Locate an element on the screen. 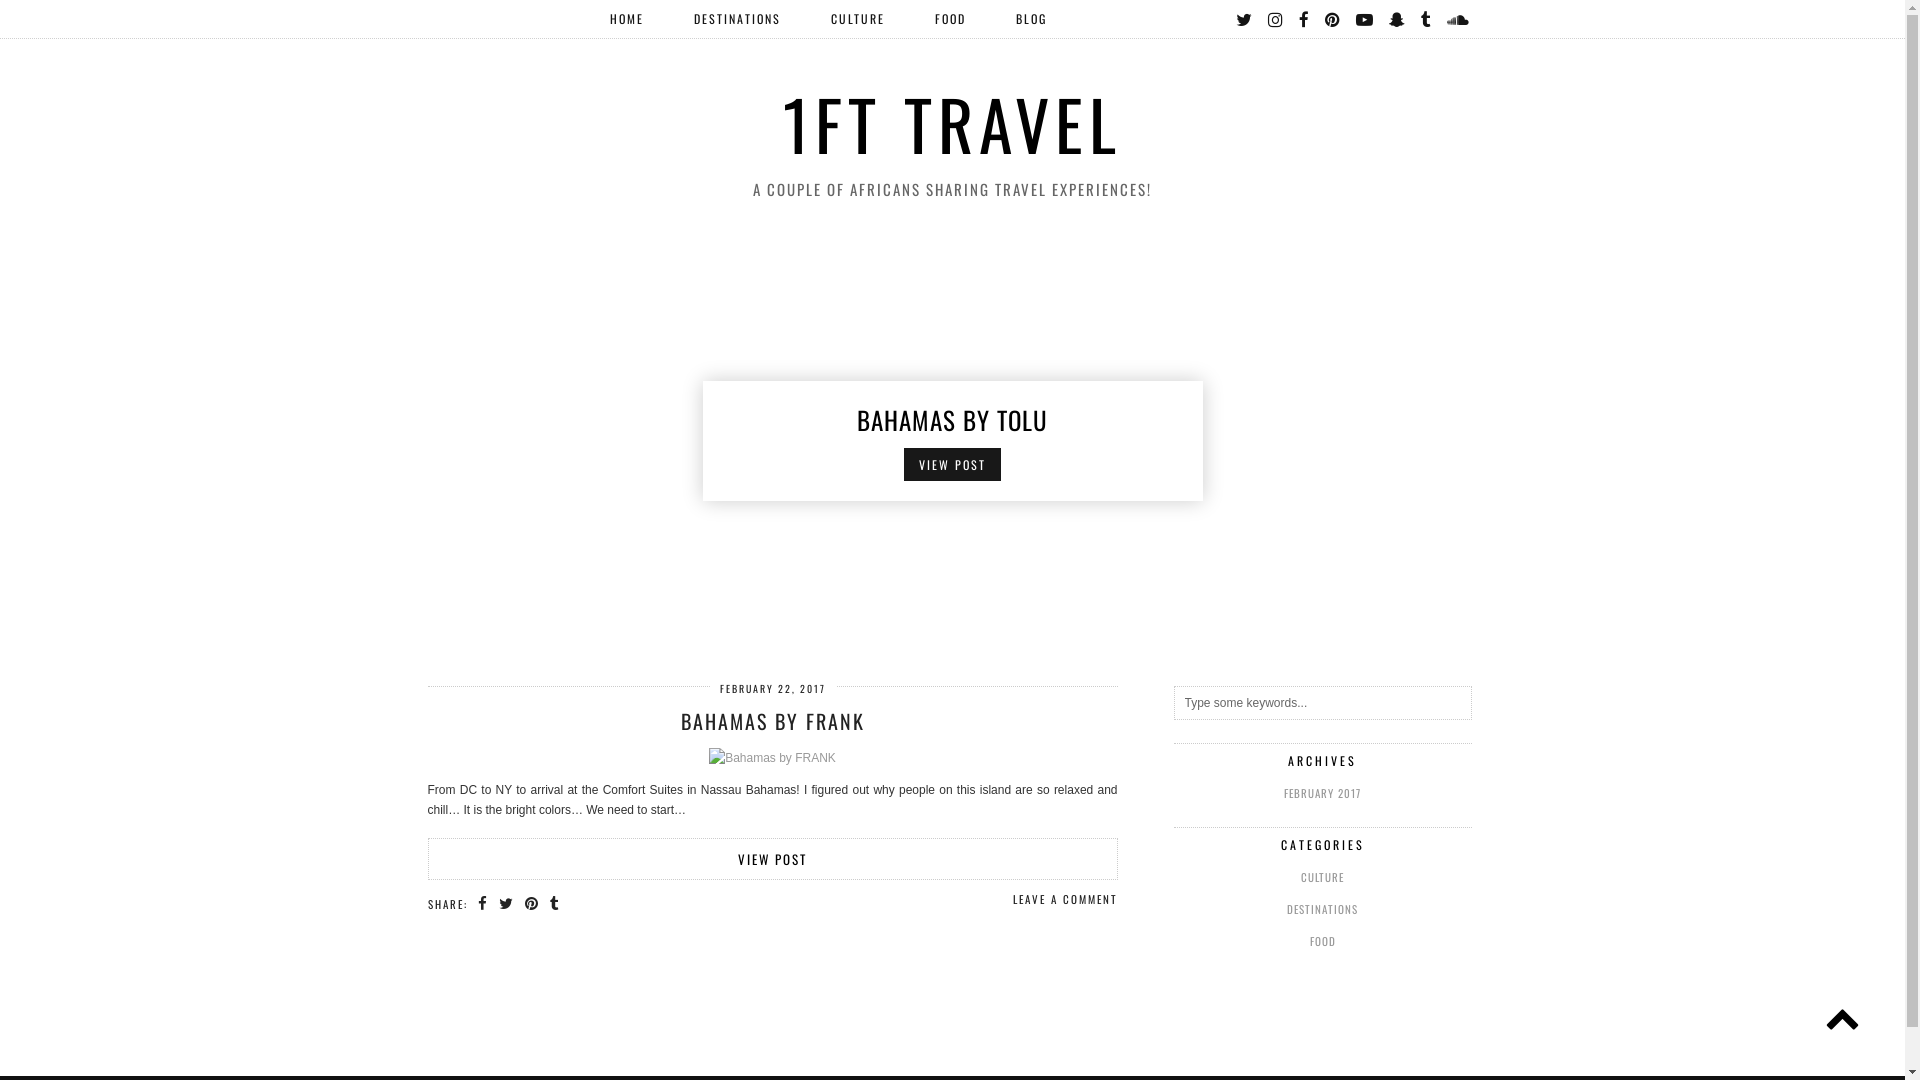 This screenshot has height=1080, width=1920. 'VIEW POST' is located at coordinates (951, 464).